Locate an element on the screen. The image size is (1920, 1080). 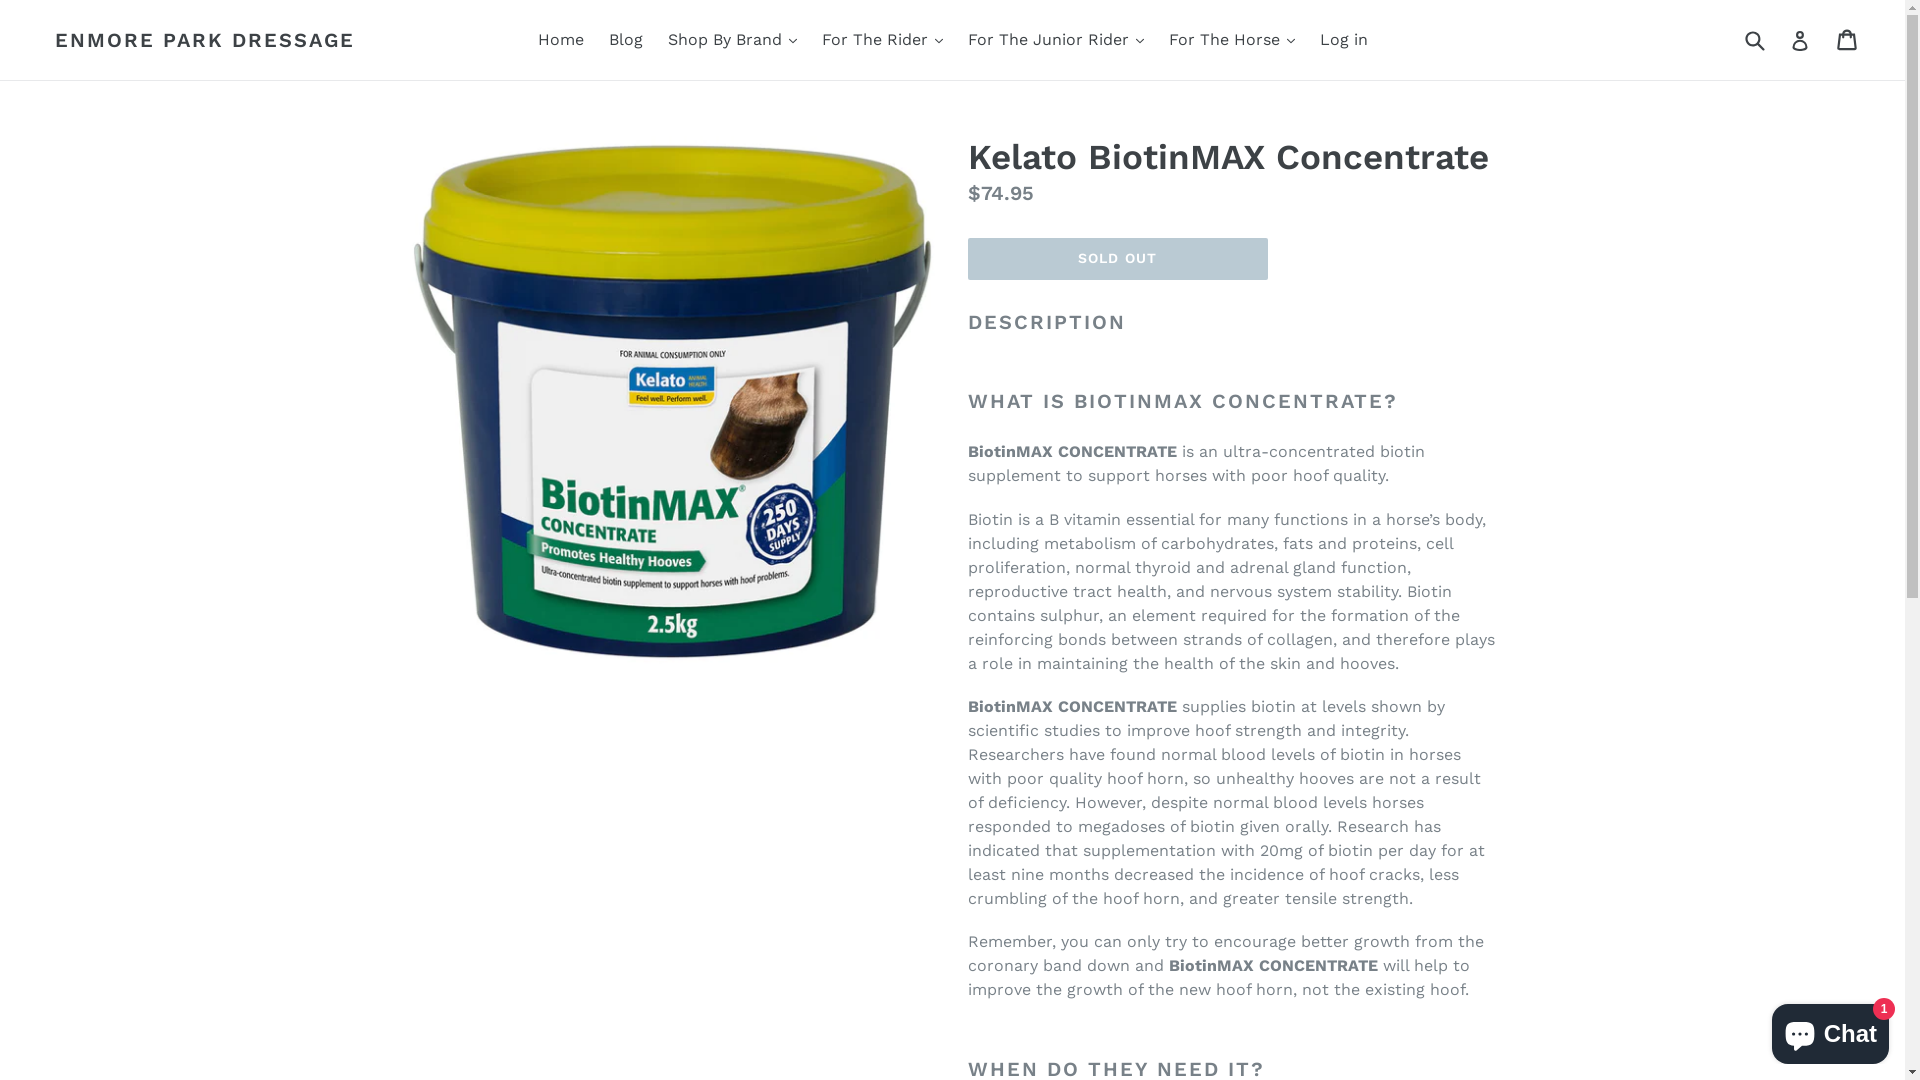
'ENMORE PARK DRESSAGE' is located at coordinates (205, 39).